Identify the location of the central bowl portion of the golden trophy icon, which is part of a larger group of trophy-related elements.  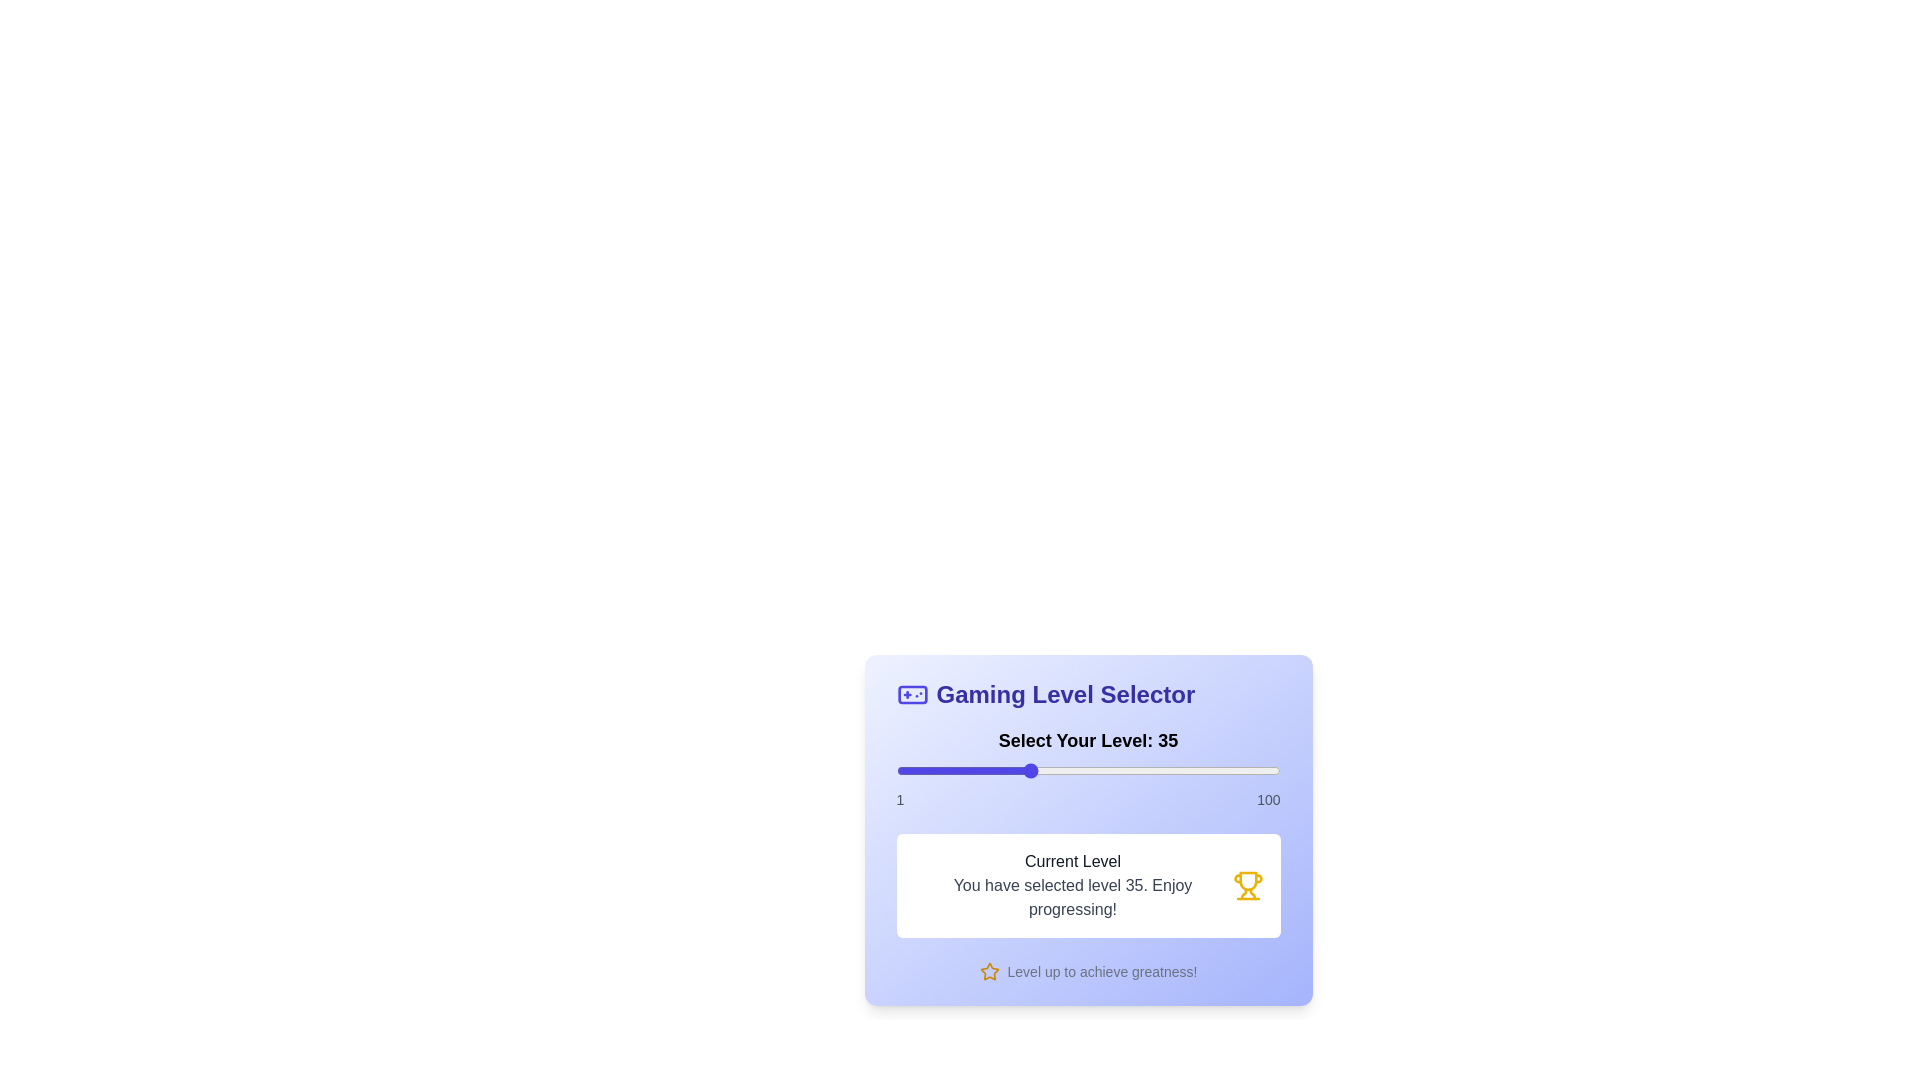
(1247, 880).